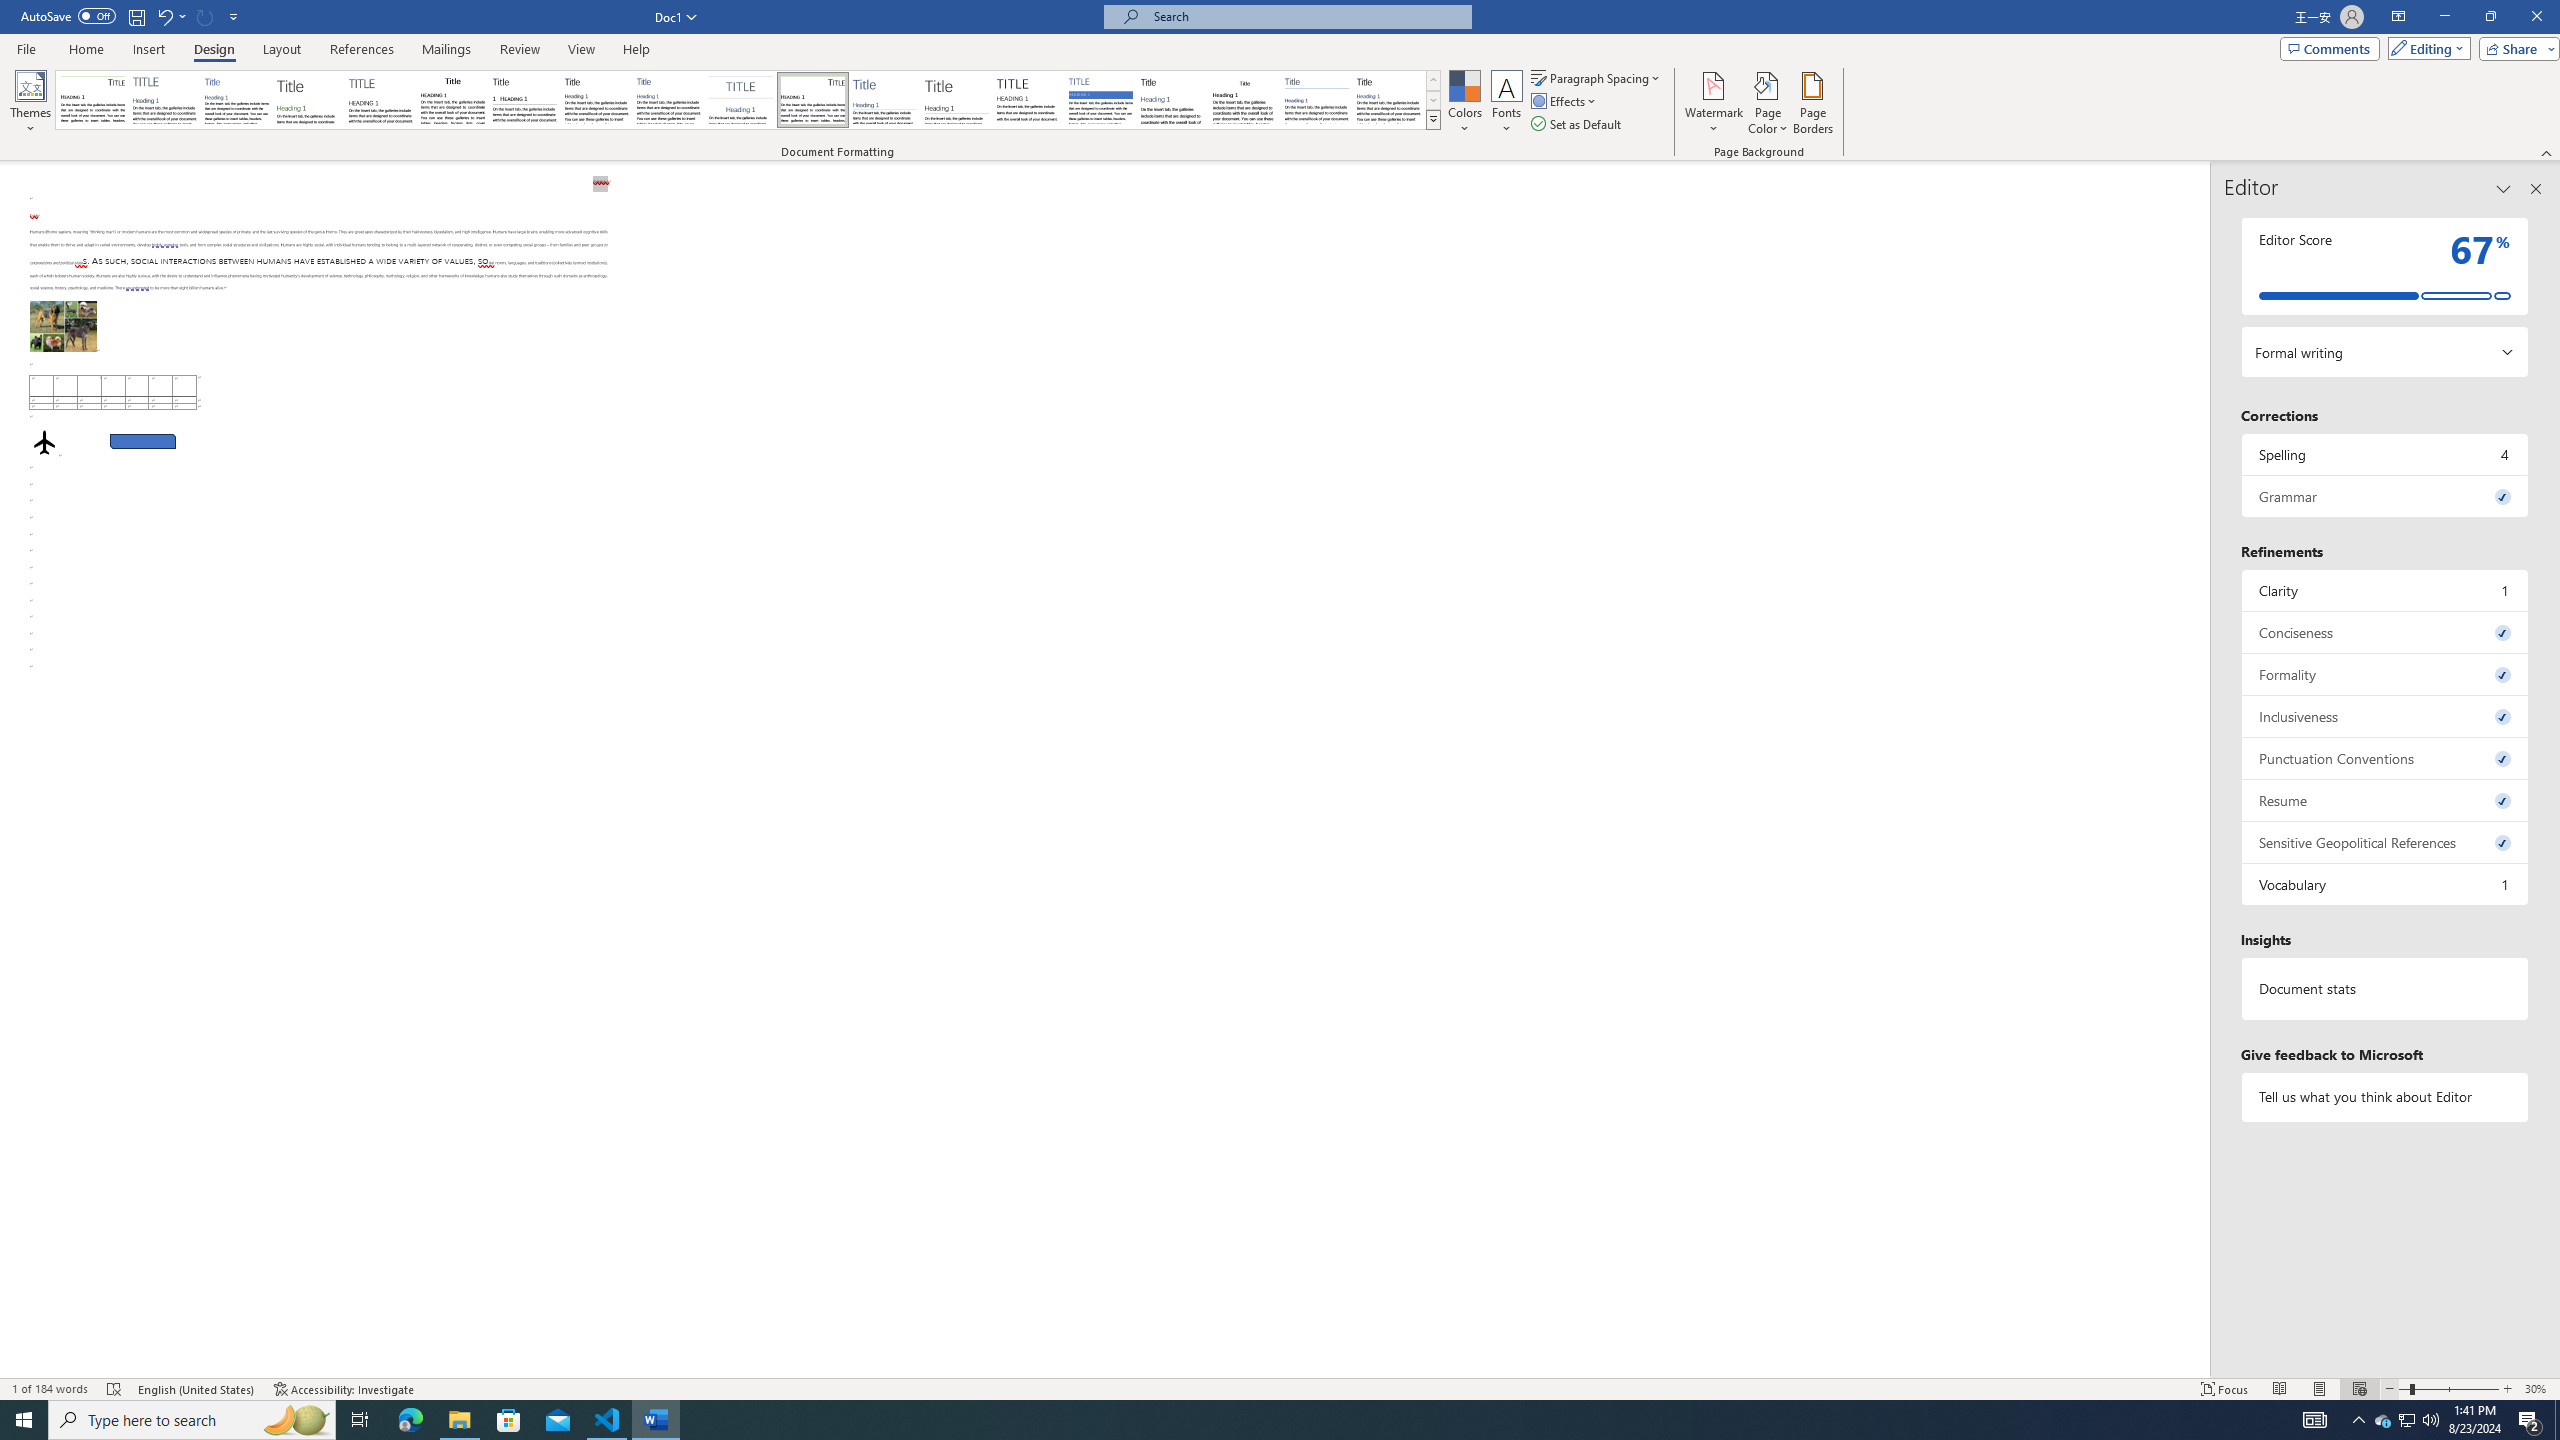 The height and width of the screenshot is (1440, 2560). I want to click on 'Mailings', so click(445, 49).